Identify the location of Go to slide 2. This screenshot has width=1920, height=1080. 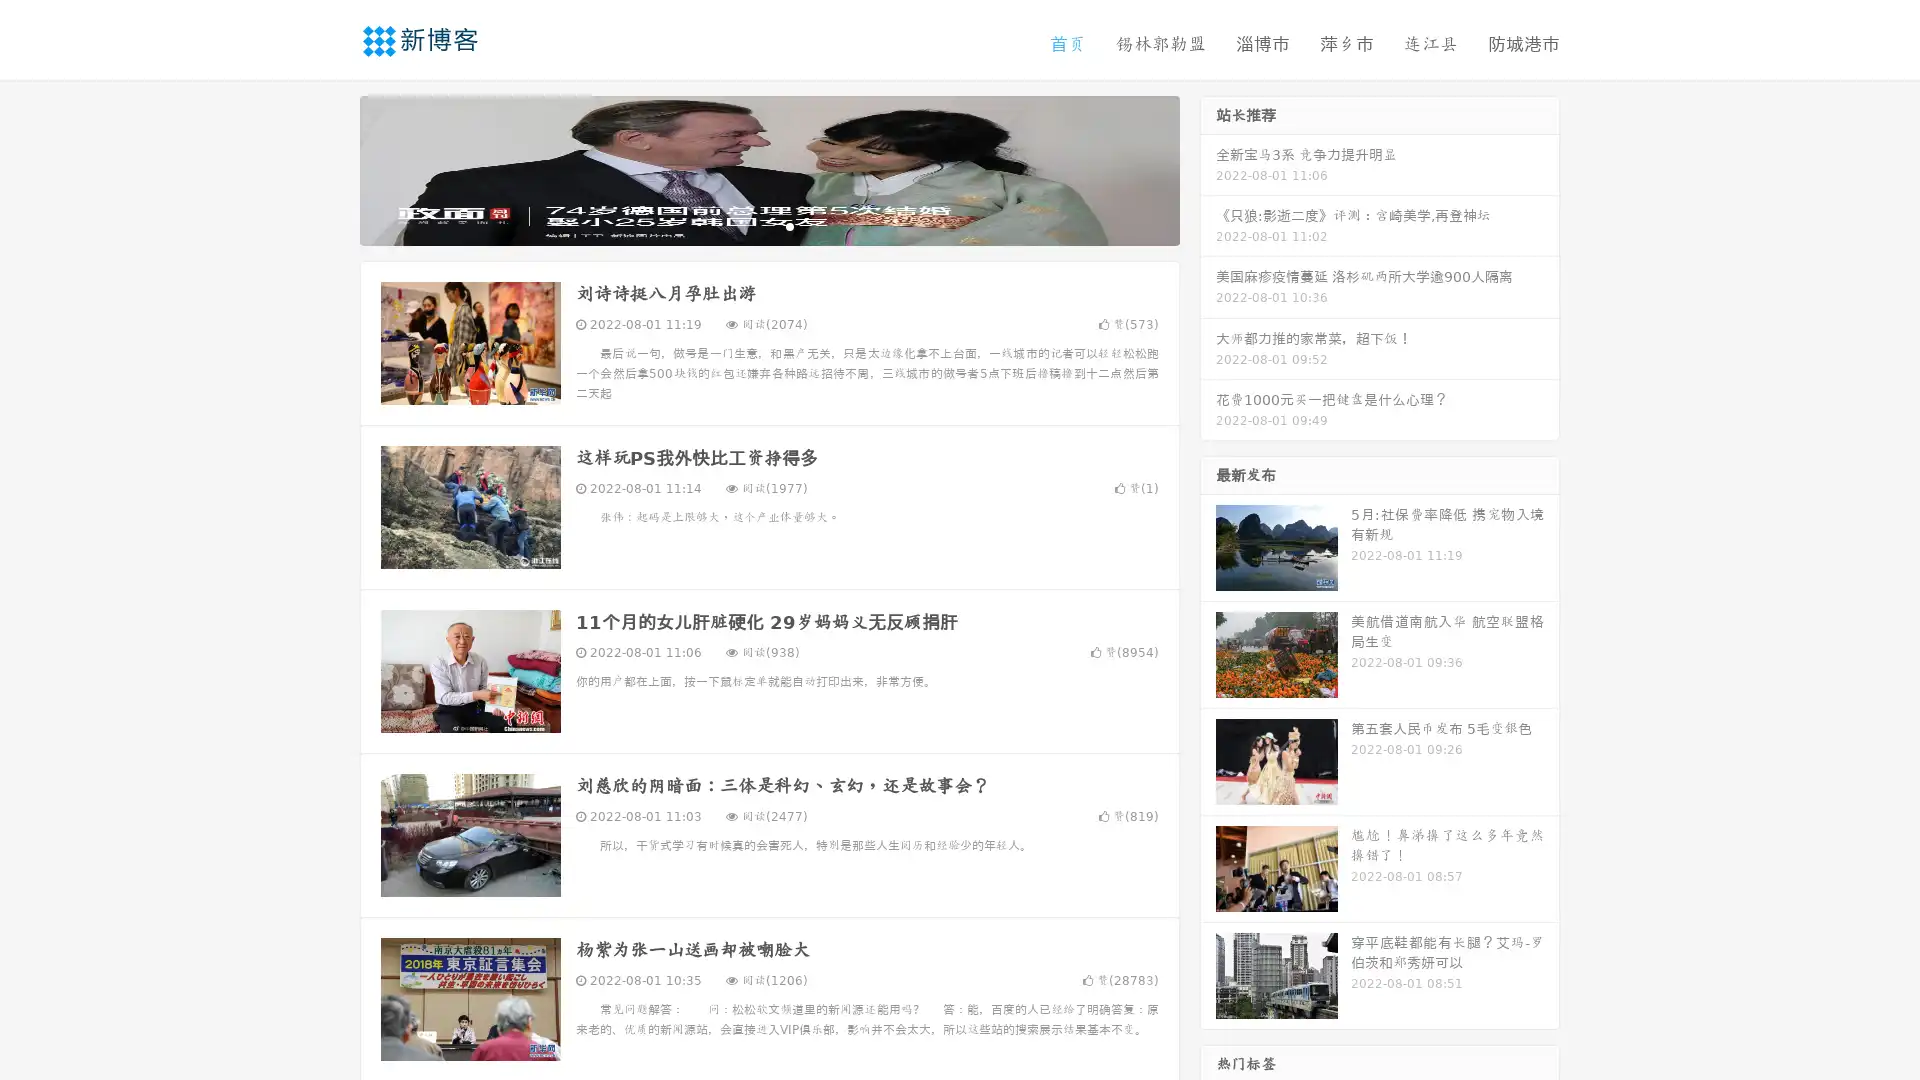
(768, 225).